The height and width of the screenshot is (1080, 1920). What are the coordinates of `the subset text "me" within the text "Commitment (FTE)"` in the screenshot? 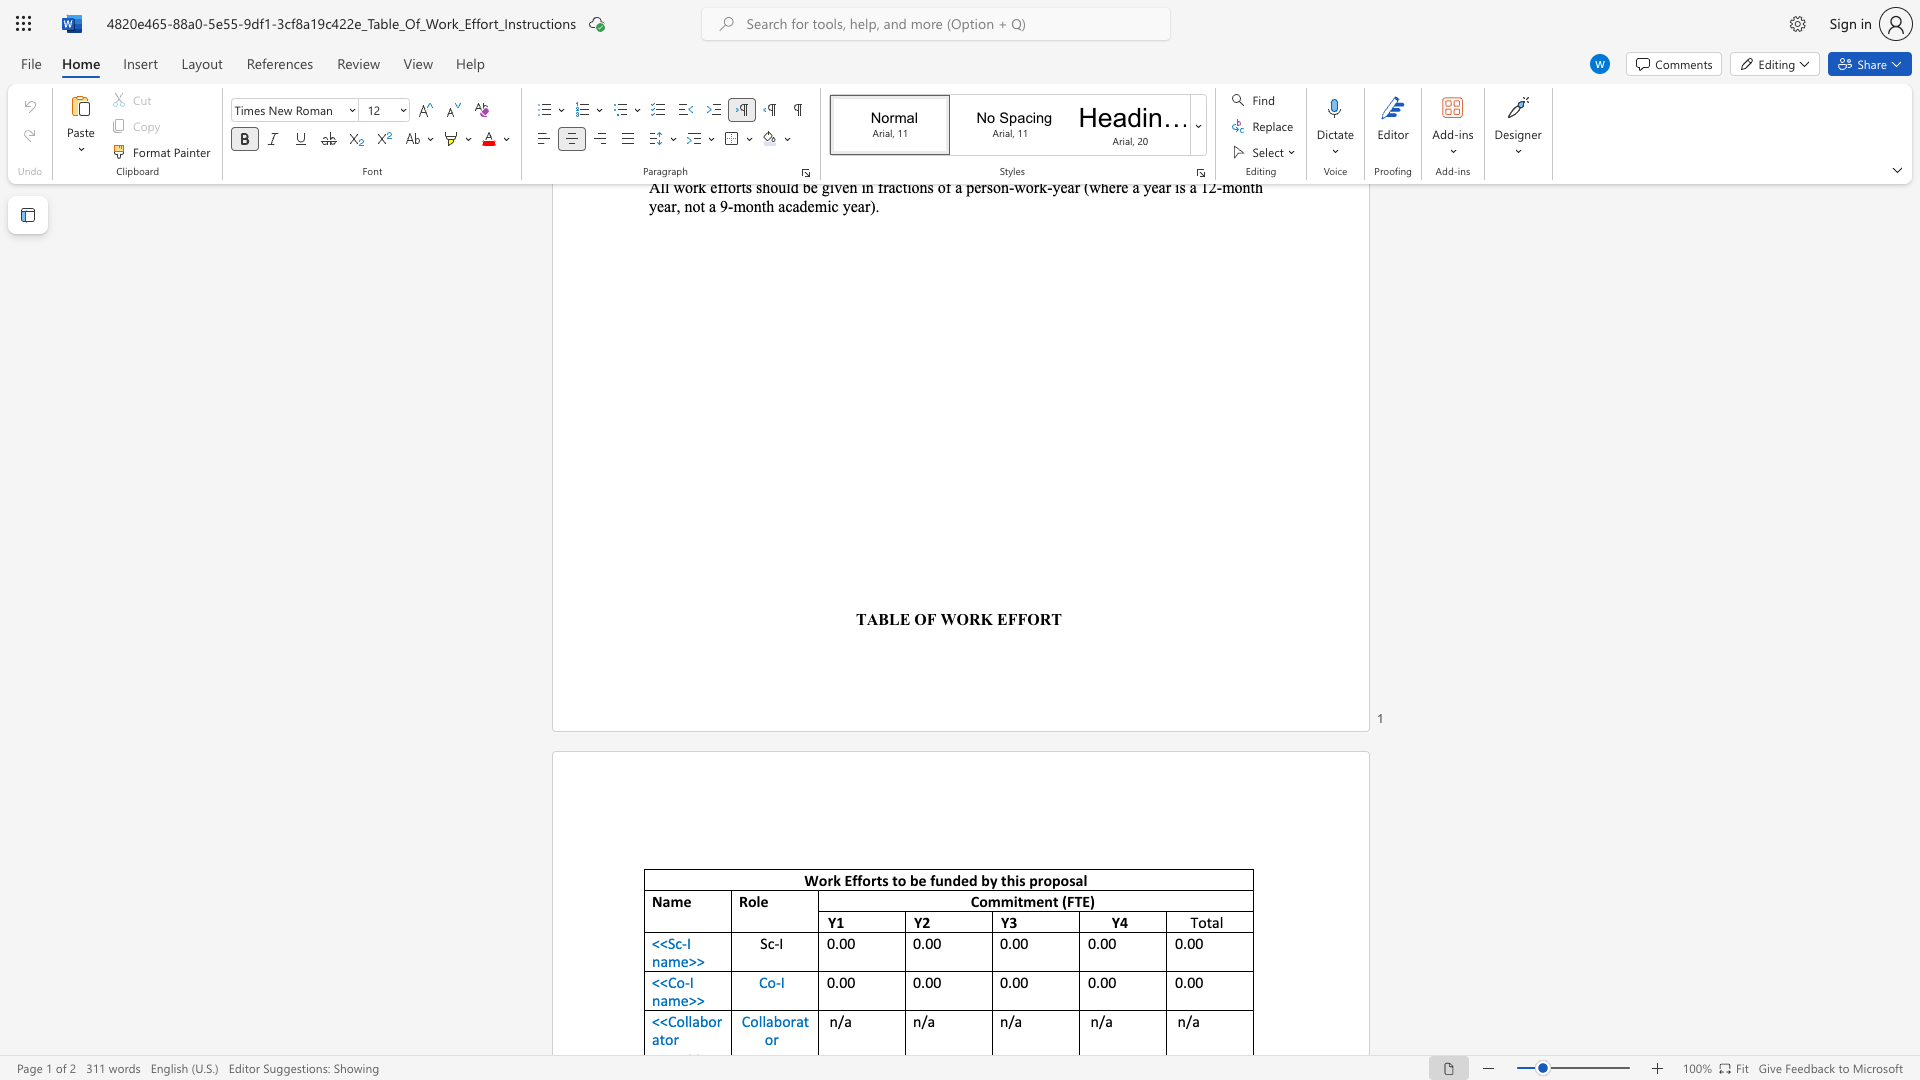 It's located at (1023, 901).